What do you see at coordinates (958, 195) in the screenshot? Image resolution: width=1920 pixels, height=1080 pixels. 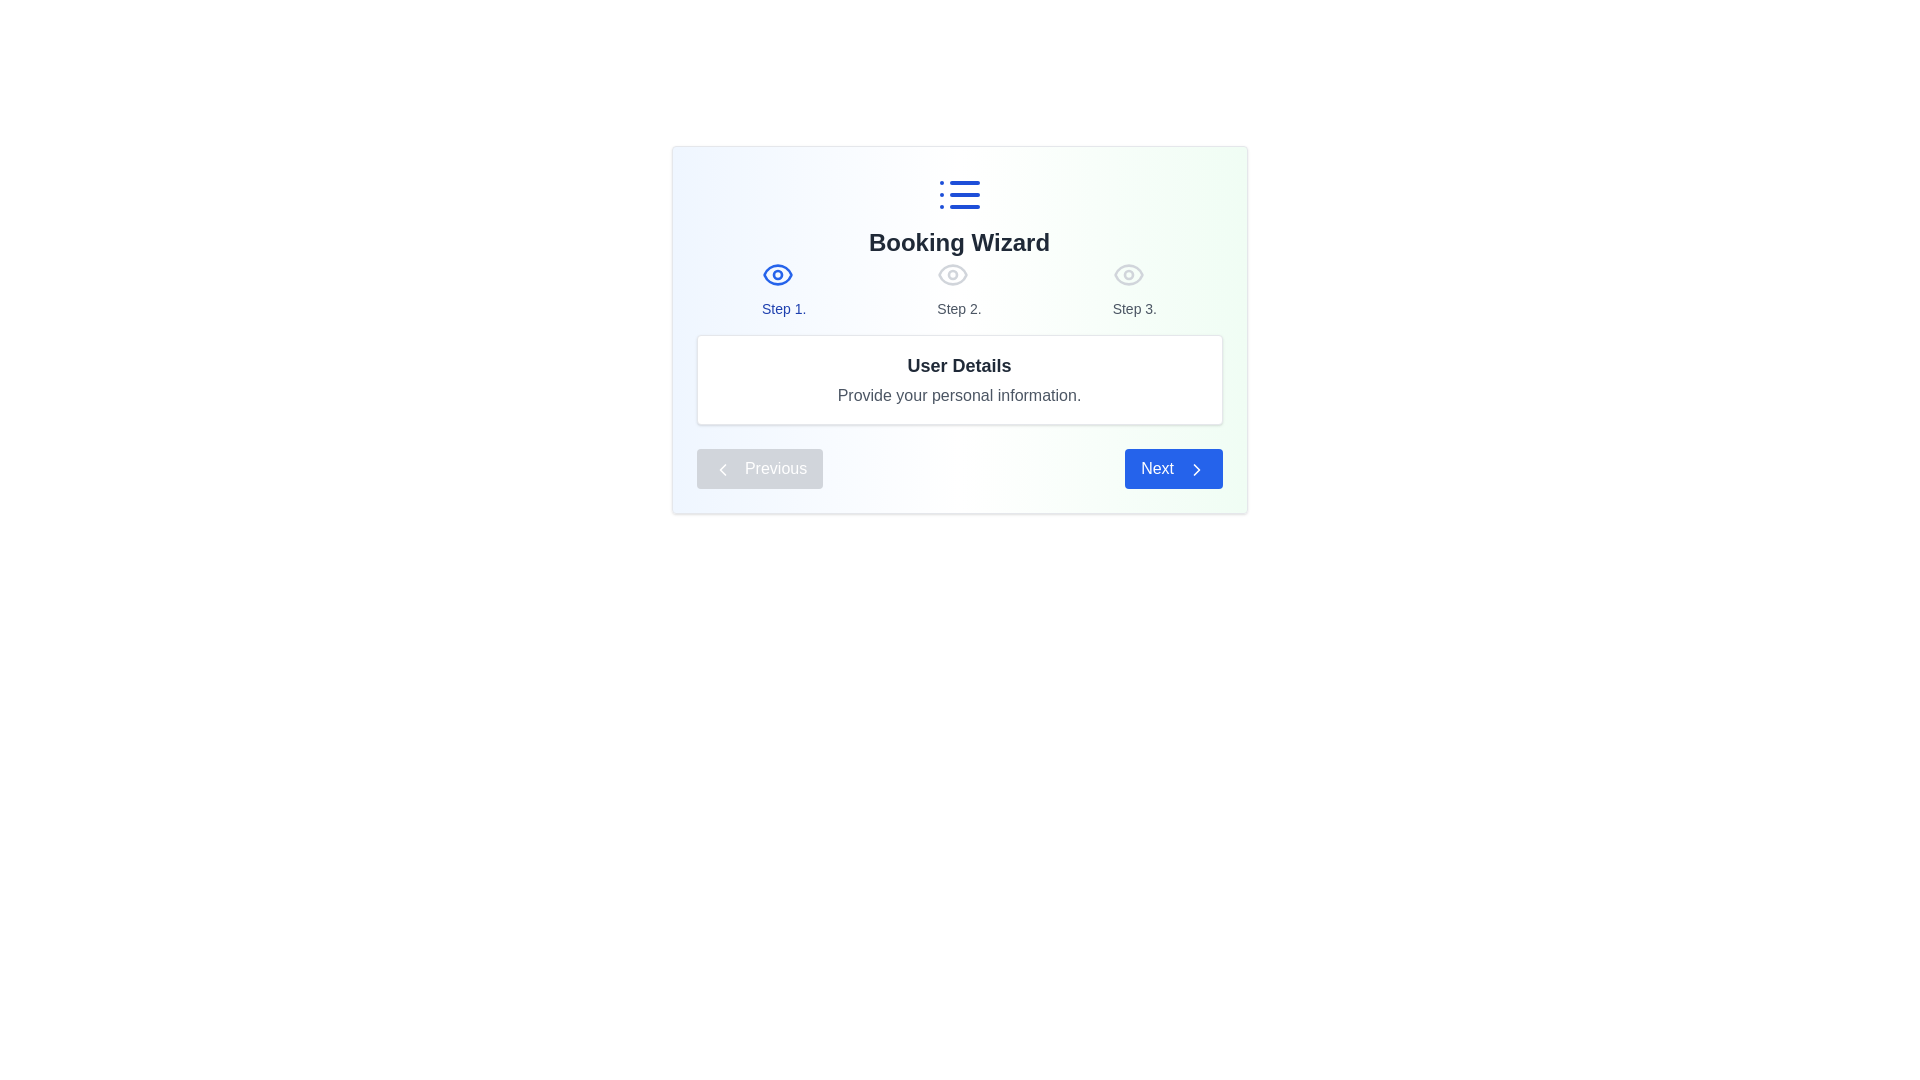 I see `the 'Booking Wizard' icon, which symbolizes a list or menu and is located at the vertical center and top of the 'Booking Wizard' section` at bounding box center [958, 195].